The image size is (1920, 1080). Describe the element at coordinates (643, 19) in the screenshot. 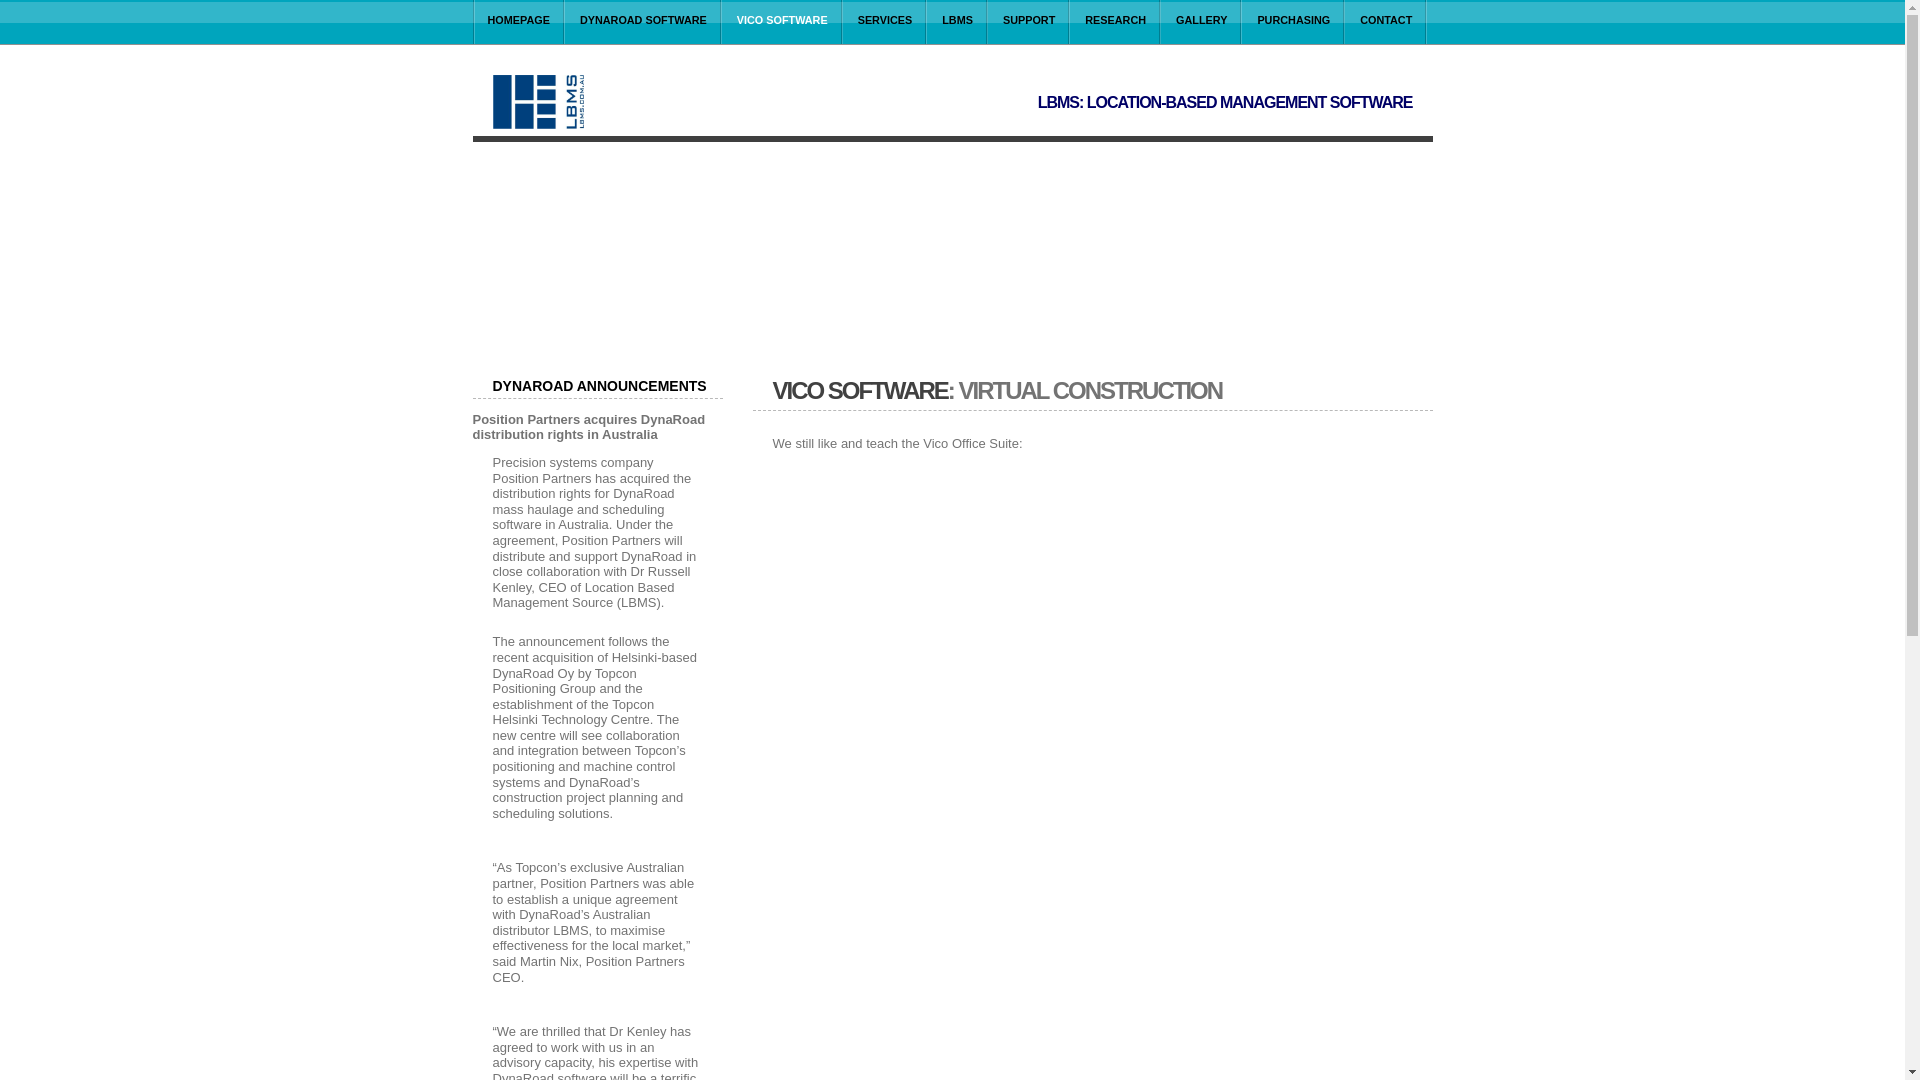

I see `'DYNAROAD SOFTWARE'` at that location.